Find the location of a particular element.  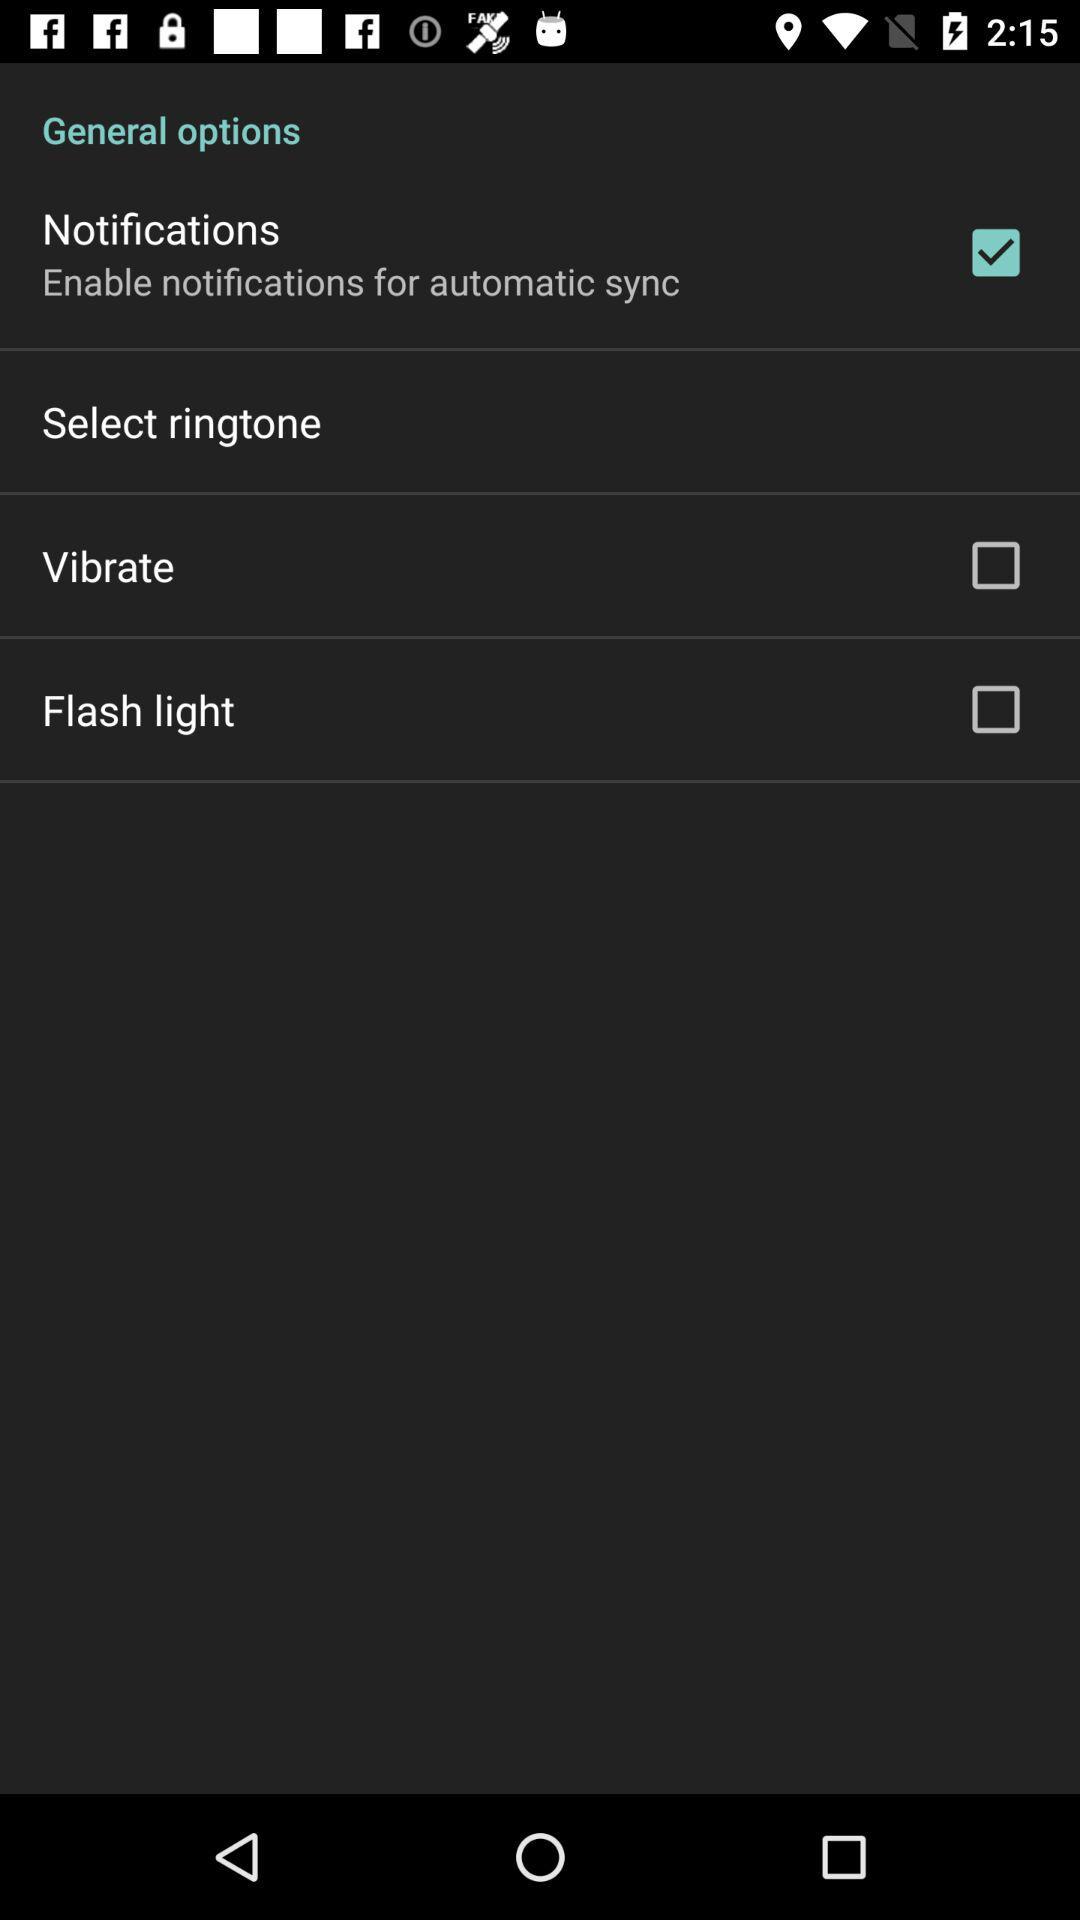

the icon above notifications is located at coordinates (540, 107).